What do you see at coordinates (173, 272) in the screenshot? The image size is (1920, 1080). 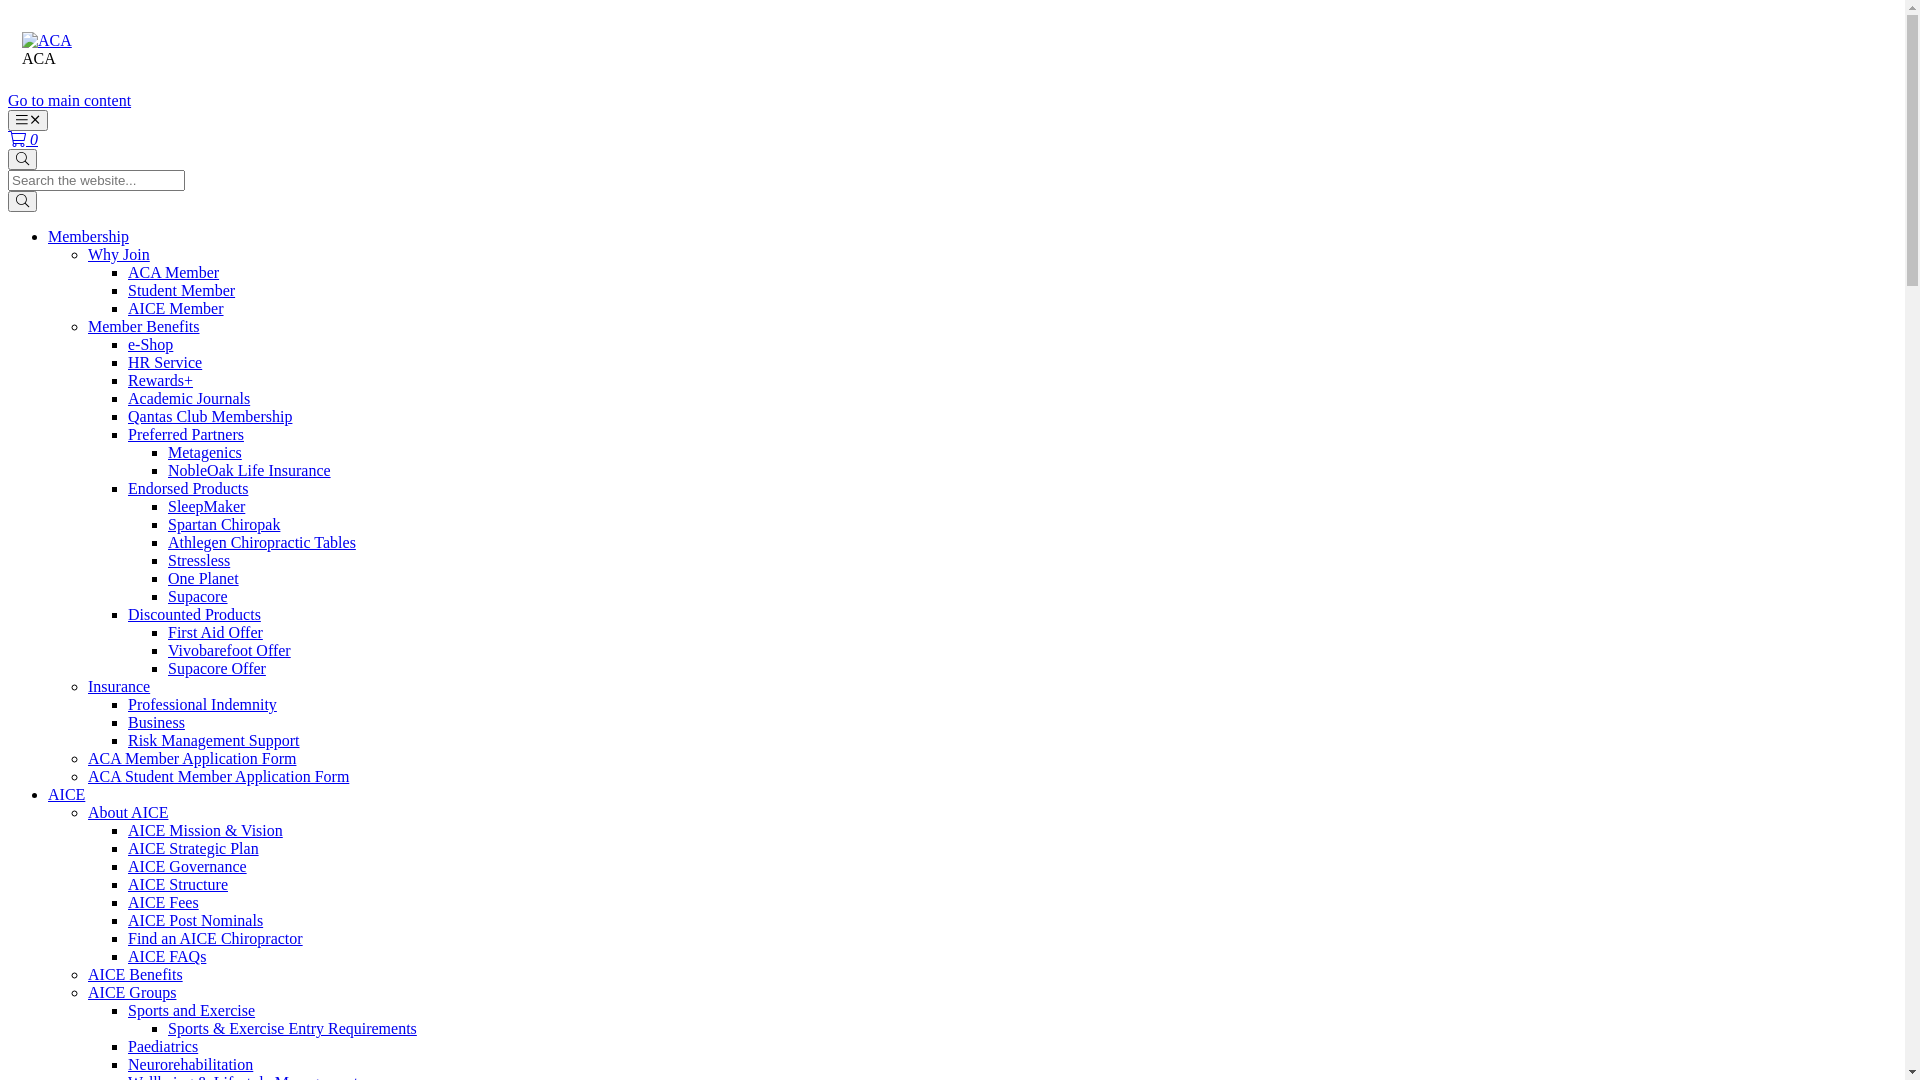 I see `'ACA Member'` at bounding box center [173, 272].